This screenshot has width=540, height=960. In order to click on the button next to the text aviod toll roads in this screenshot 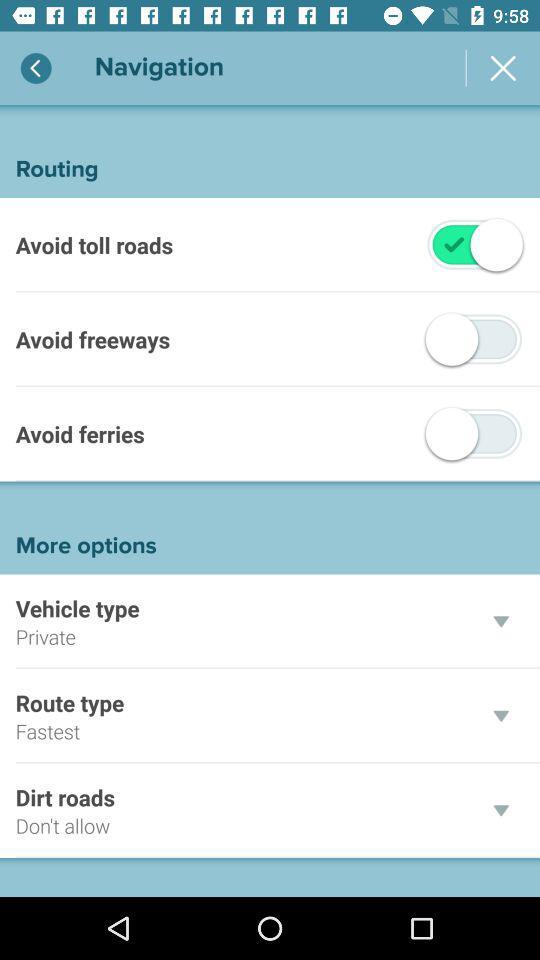, I will do `click(453, 243)`.